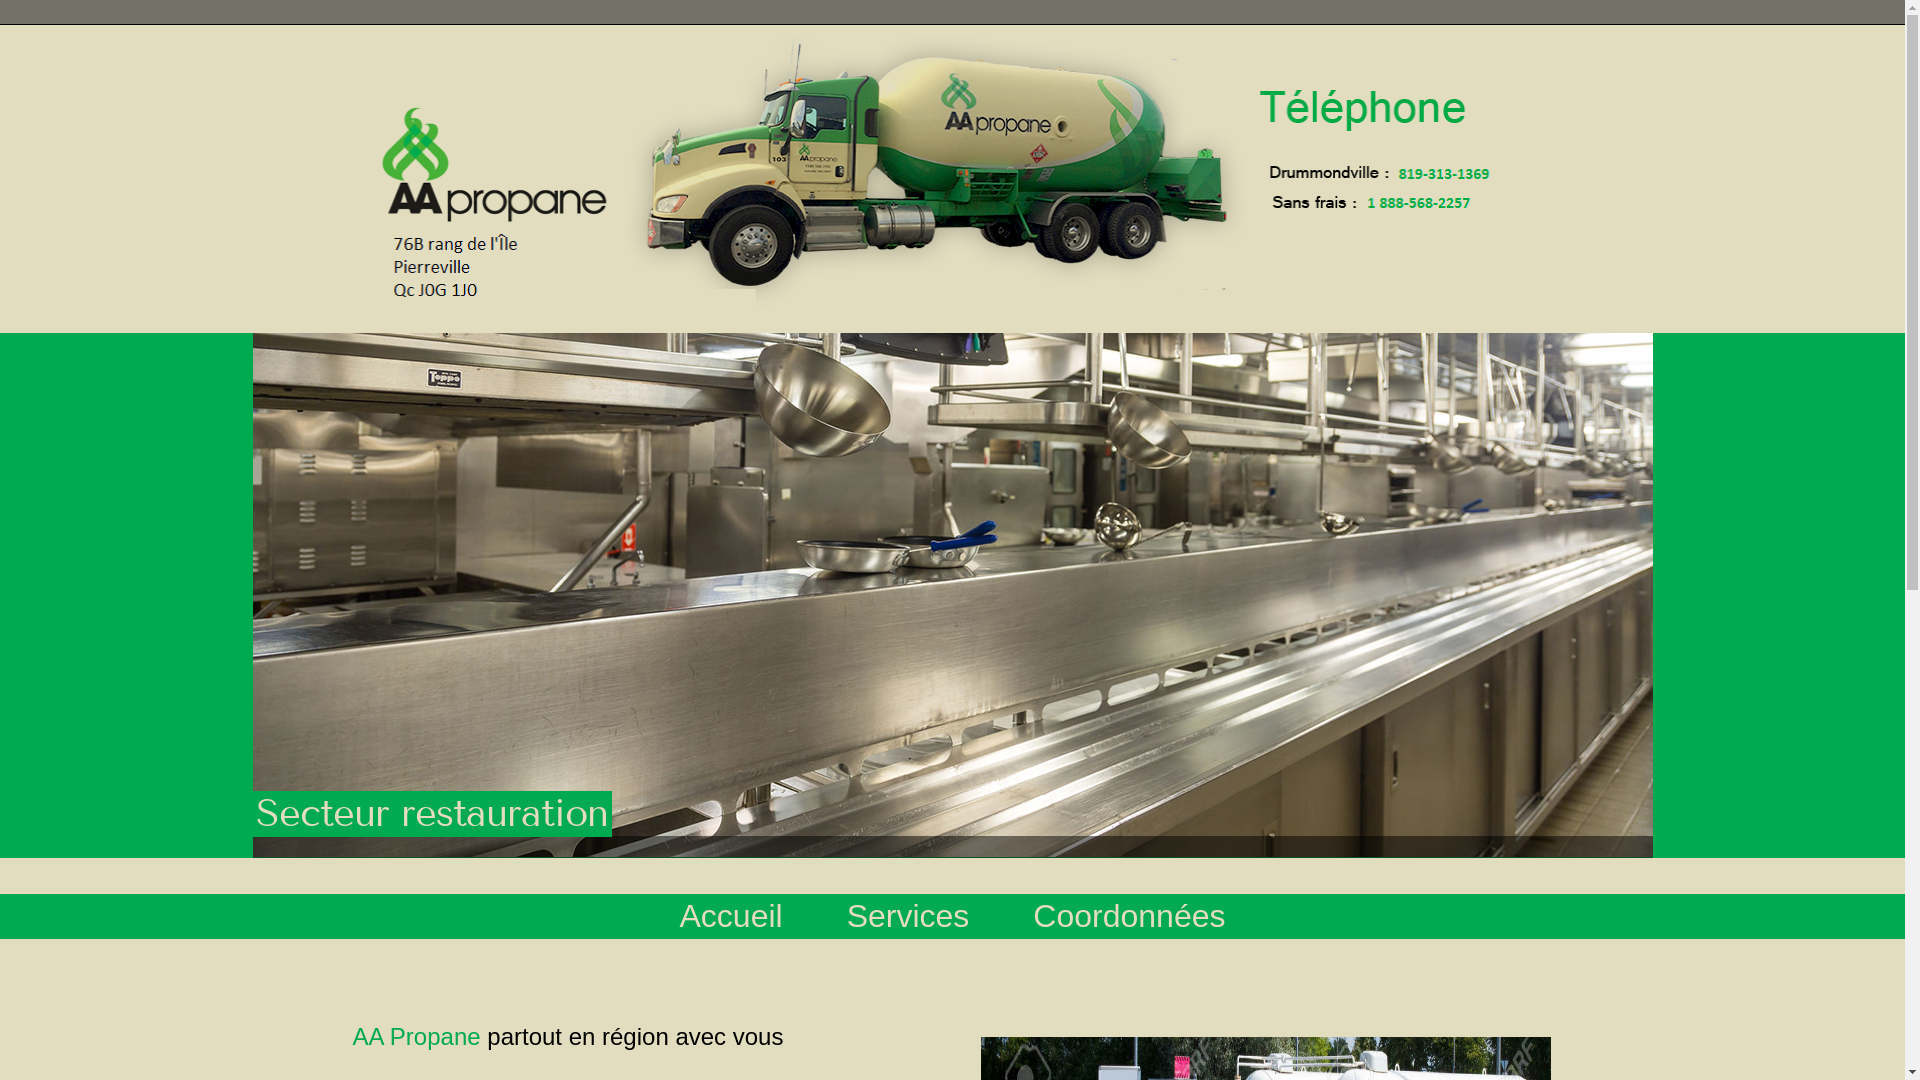  Describe the element at coordinates (816, 921) in the screenshot. I see `'Services'` at that location.